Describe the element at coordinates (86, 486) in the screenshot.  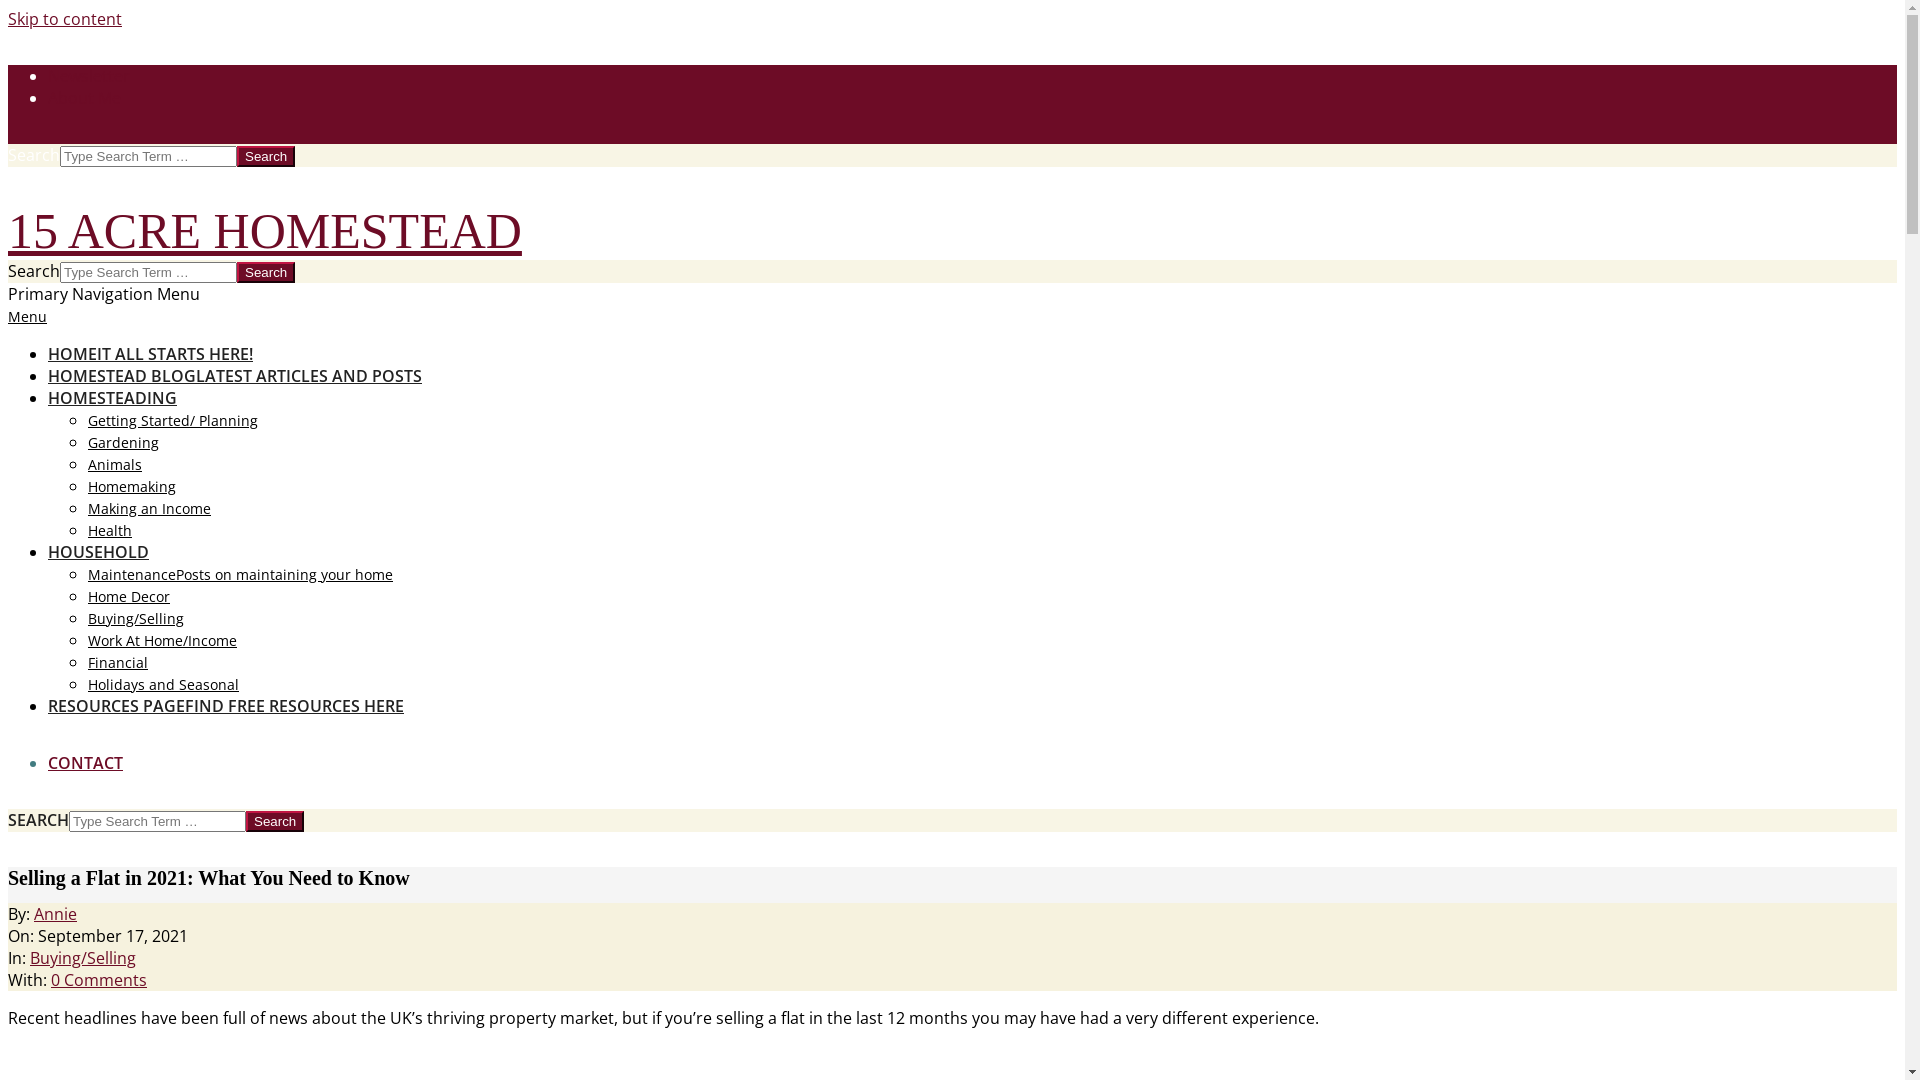
I see `'Homemaking'` at that location.